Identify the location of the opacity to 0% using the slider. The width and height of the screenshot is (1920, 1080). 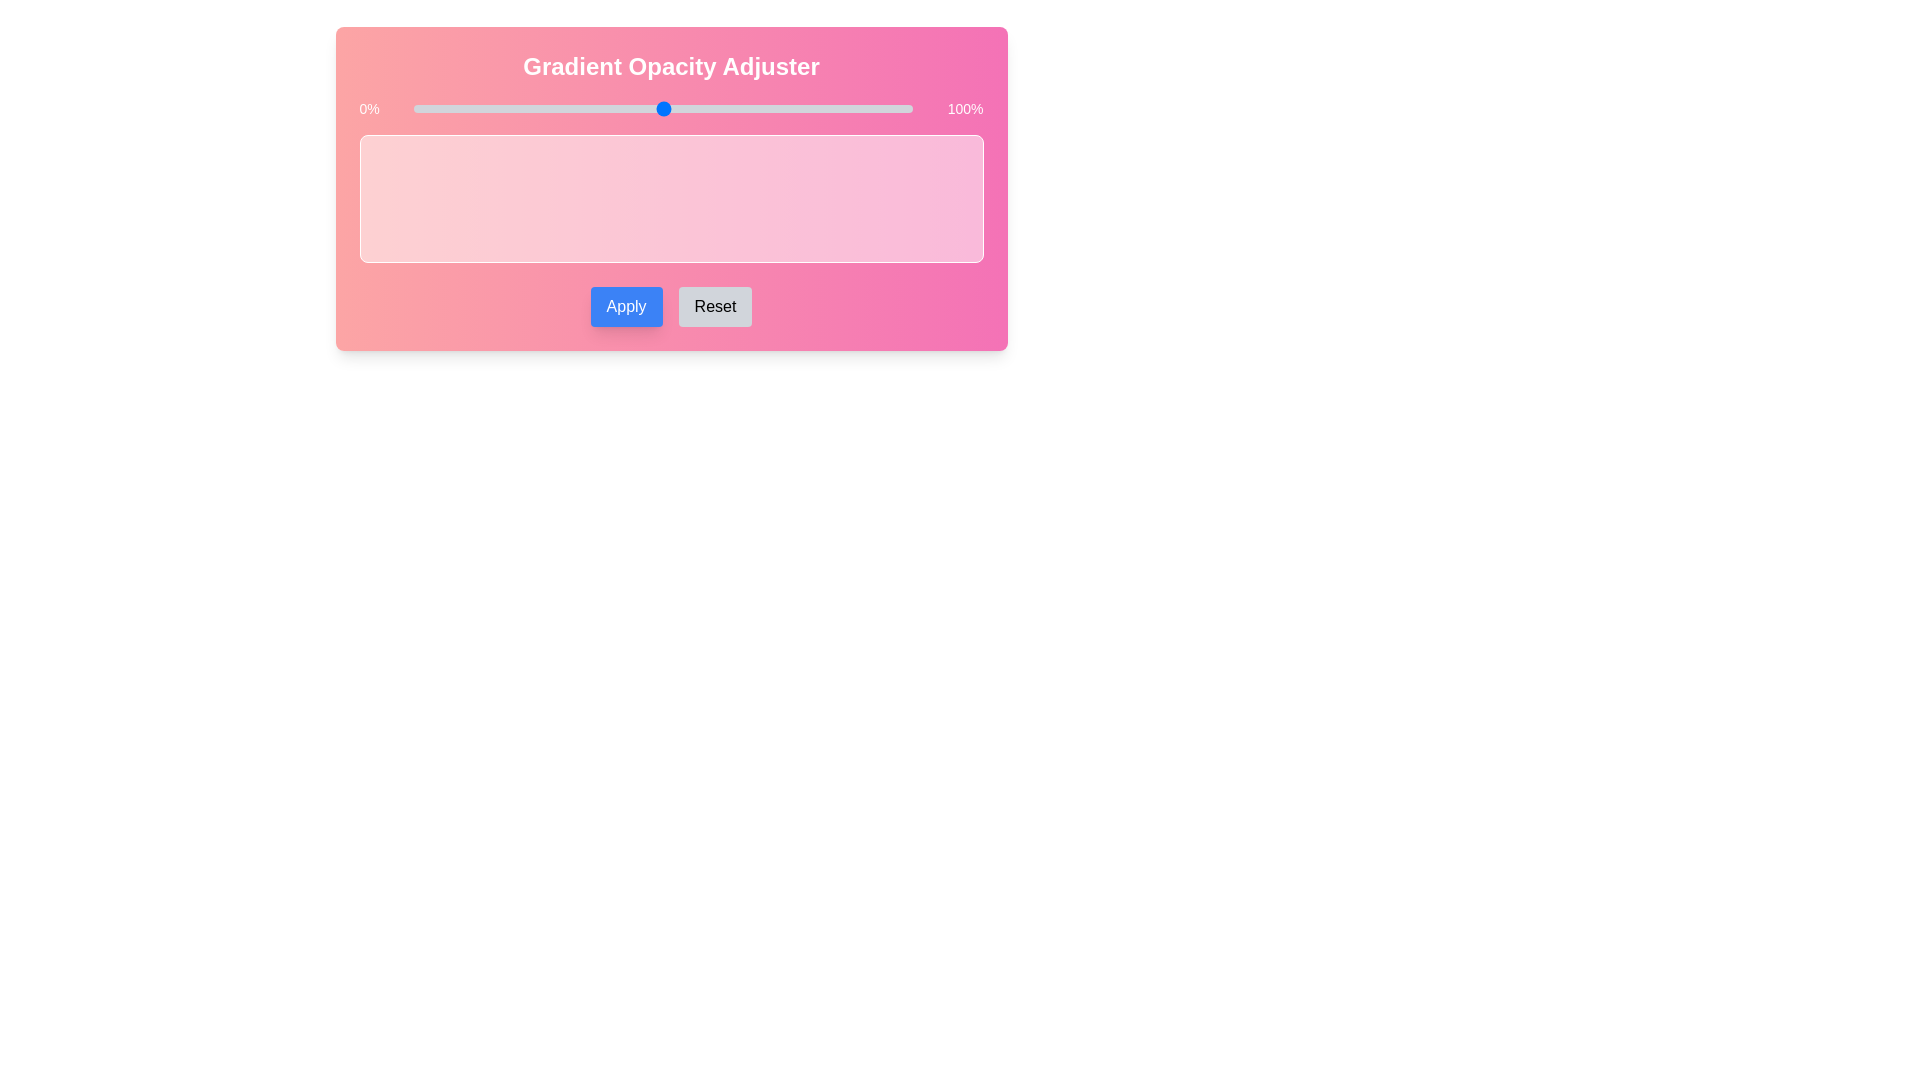
(412, 108).